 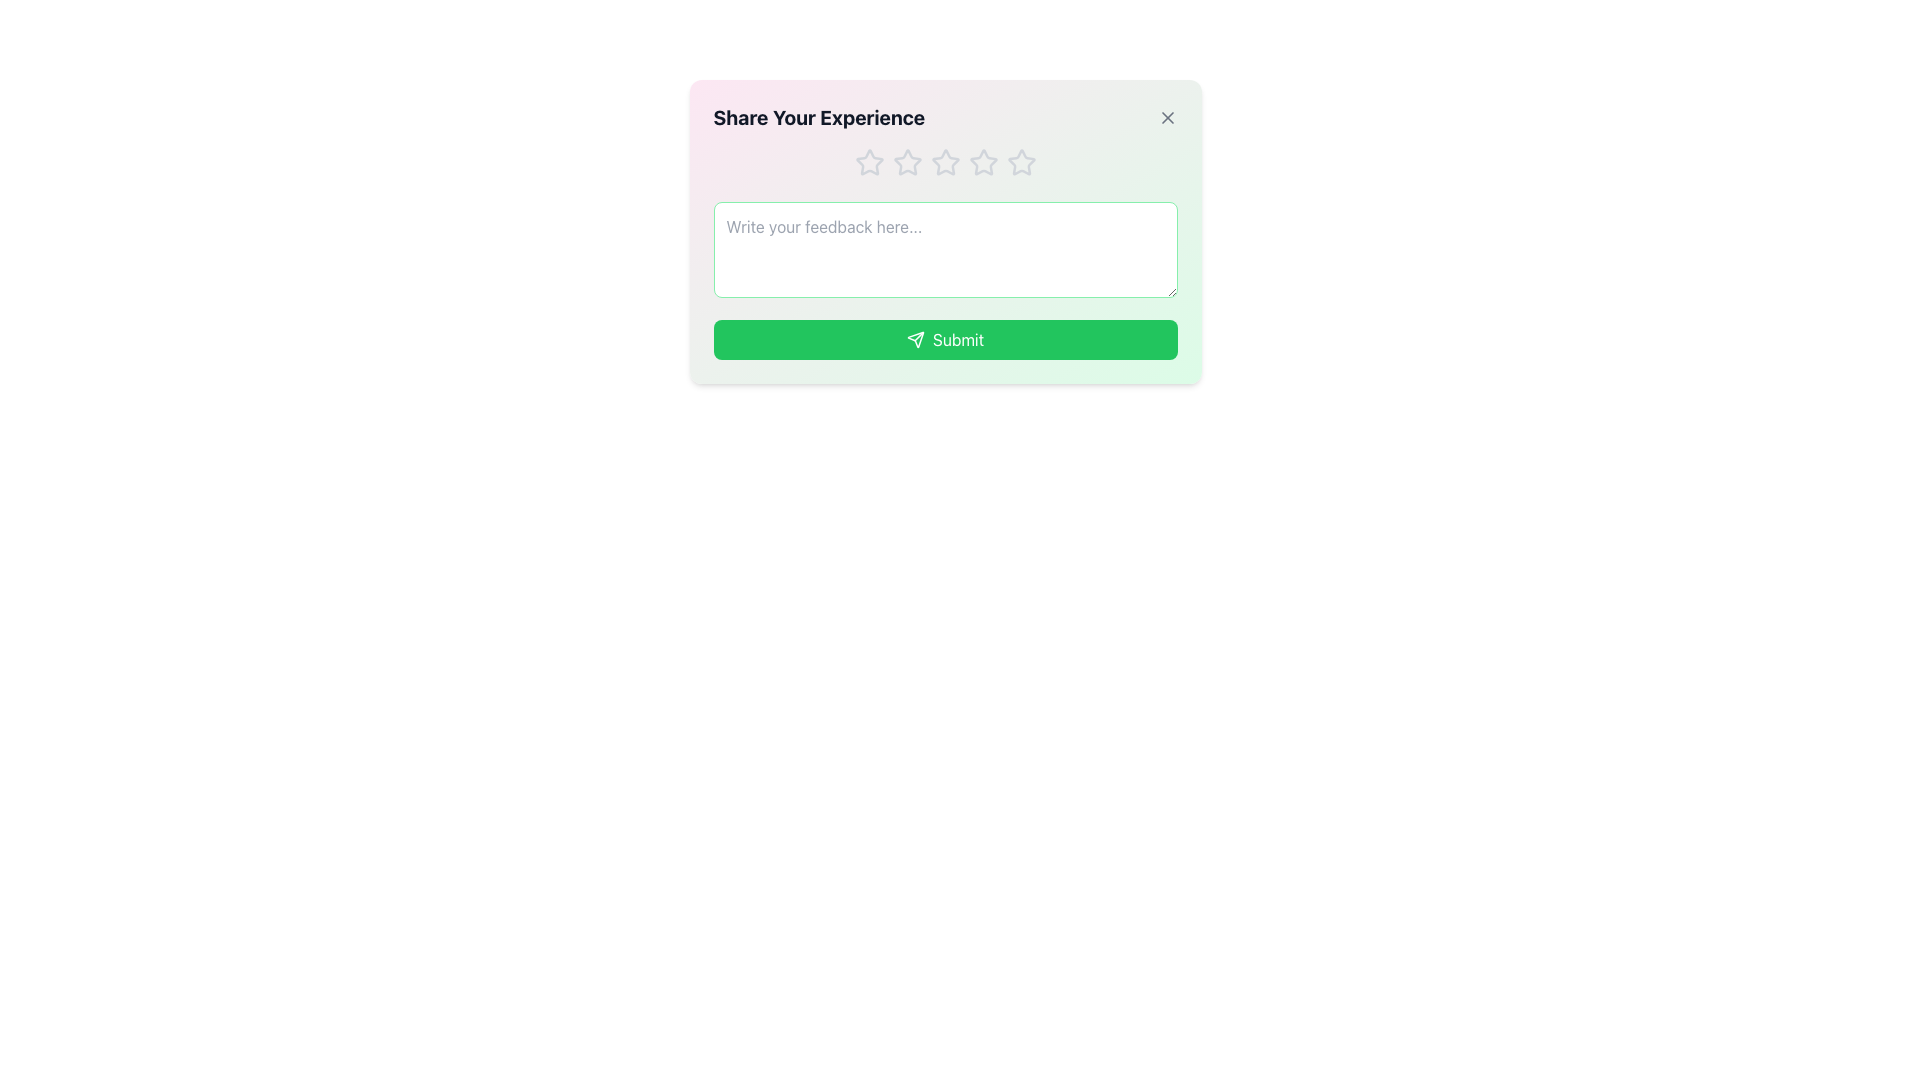 I want to click on the green 'Submit' button at the bottom of the feedback form, which contains the SVG icon for submitting feedback, so click(x=914, y=338).